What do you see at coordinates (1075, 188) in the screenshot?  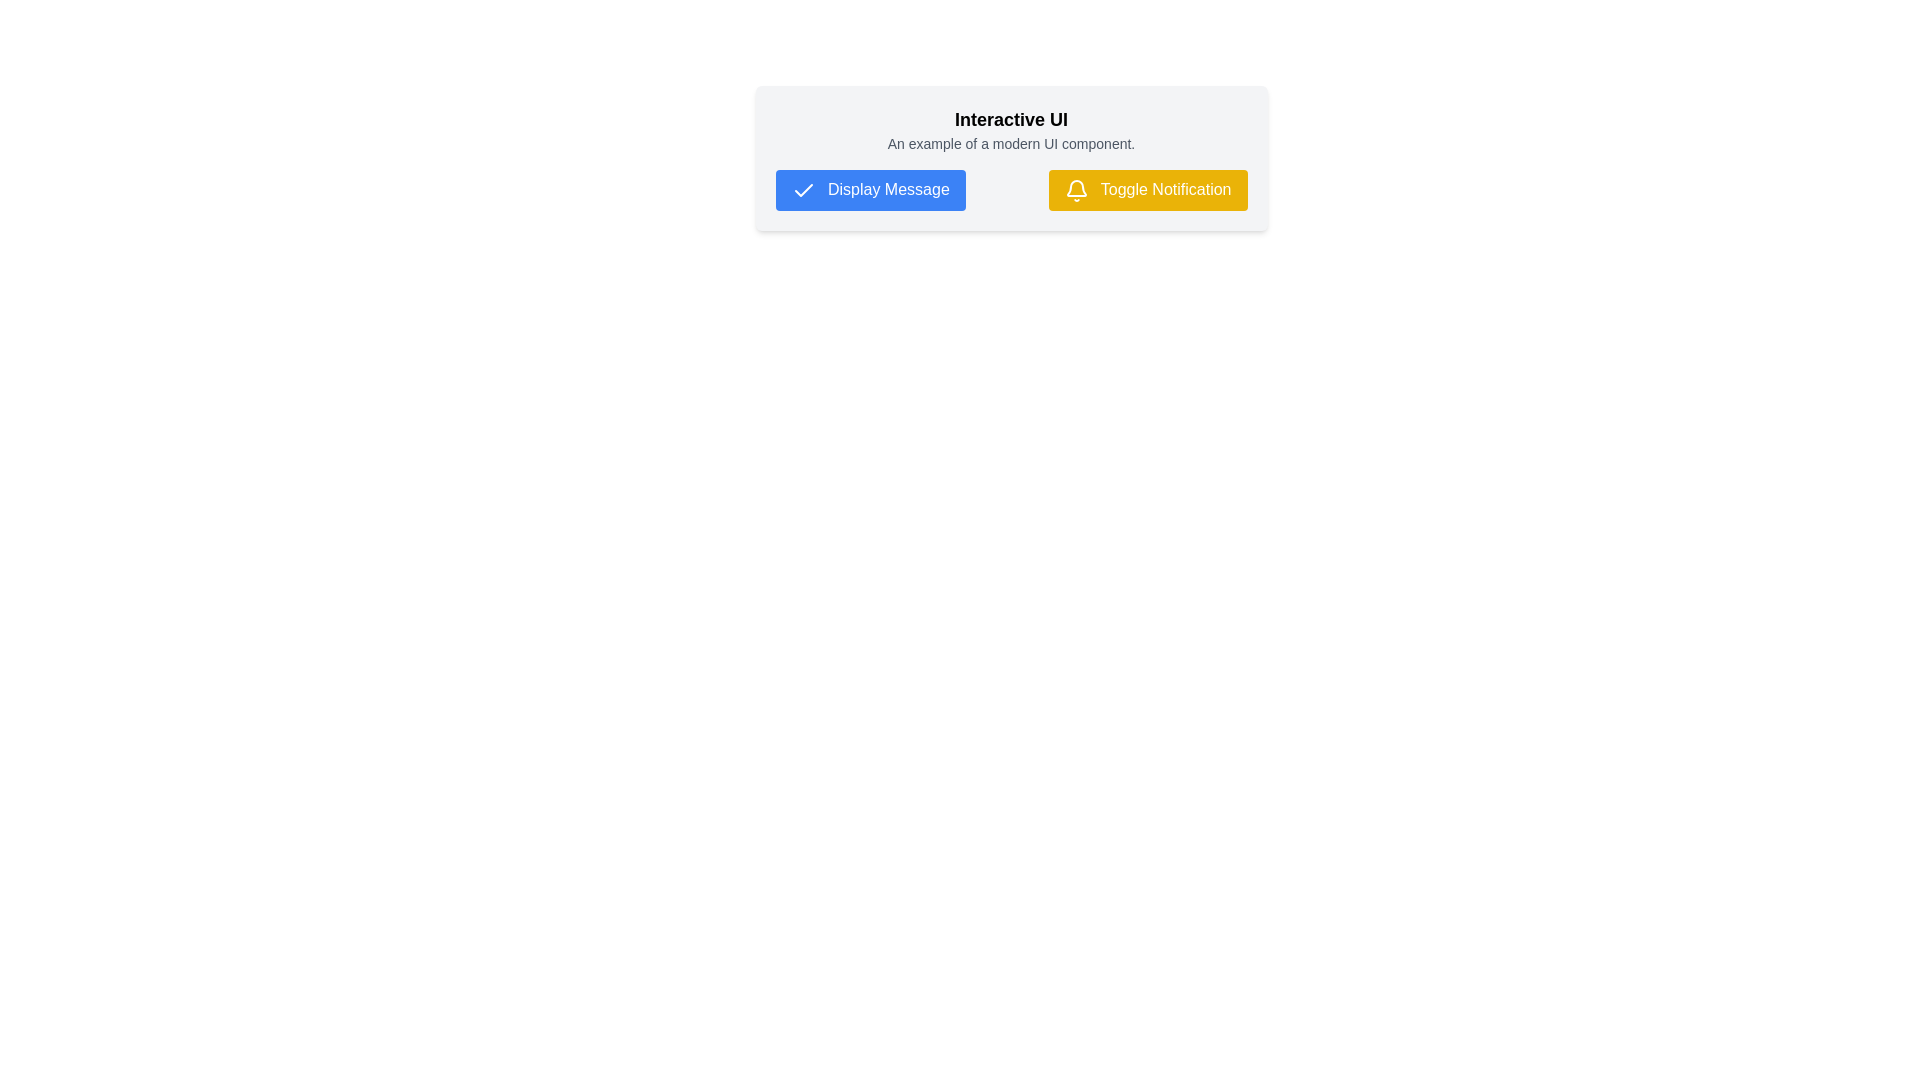 I see `the bell-shaped notification icon with a yellow fill and black outline, which is part of the 'Toggle Notification' button` at bounding box center [1075, 188].